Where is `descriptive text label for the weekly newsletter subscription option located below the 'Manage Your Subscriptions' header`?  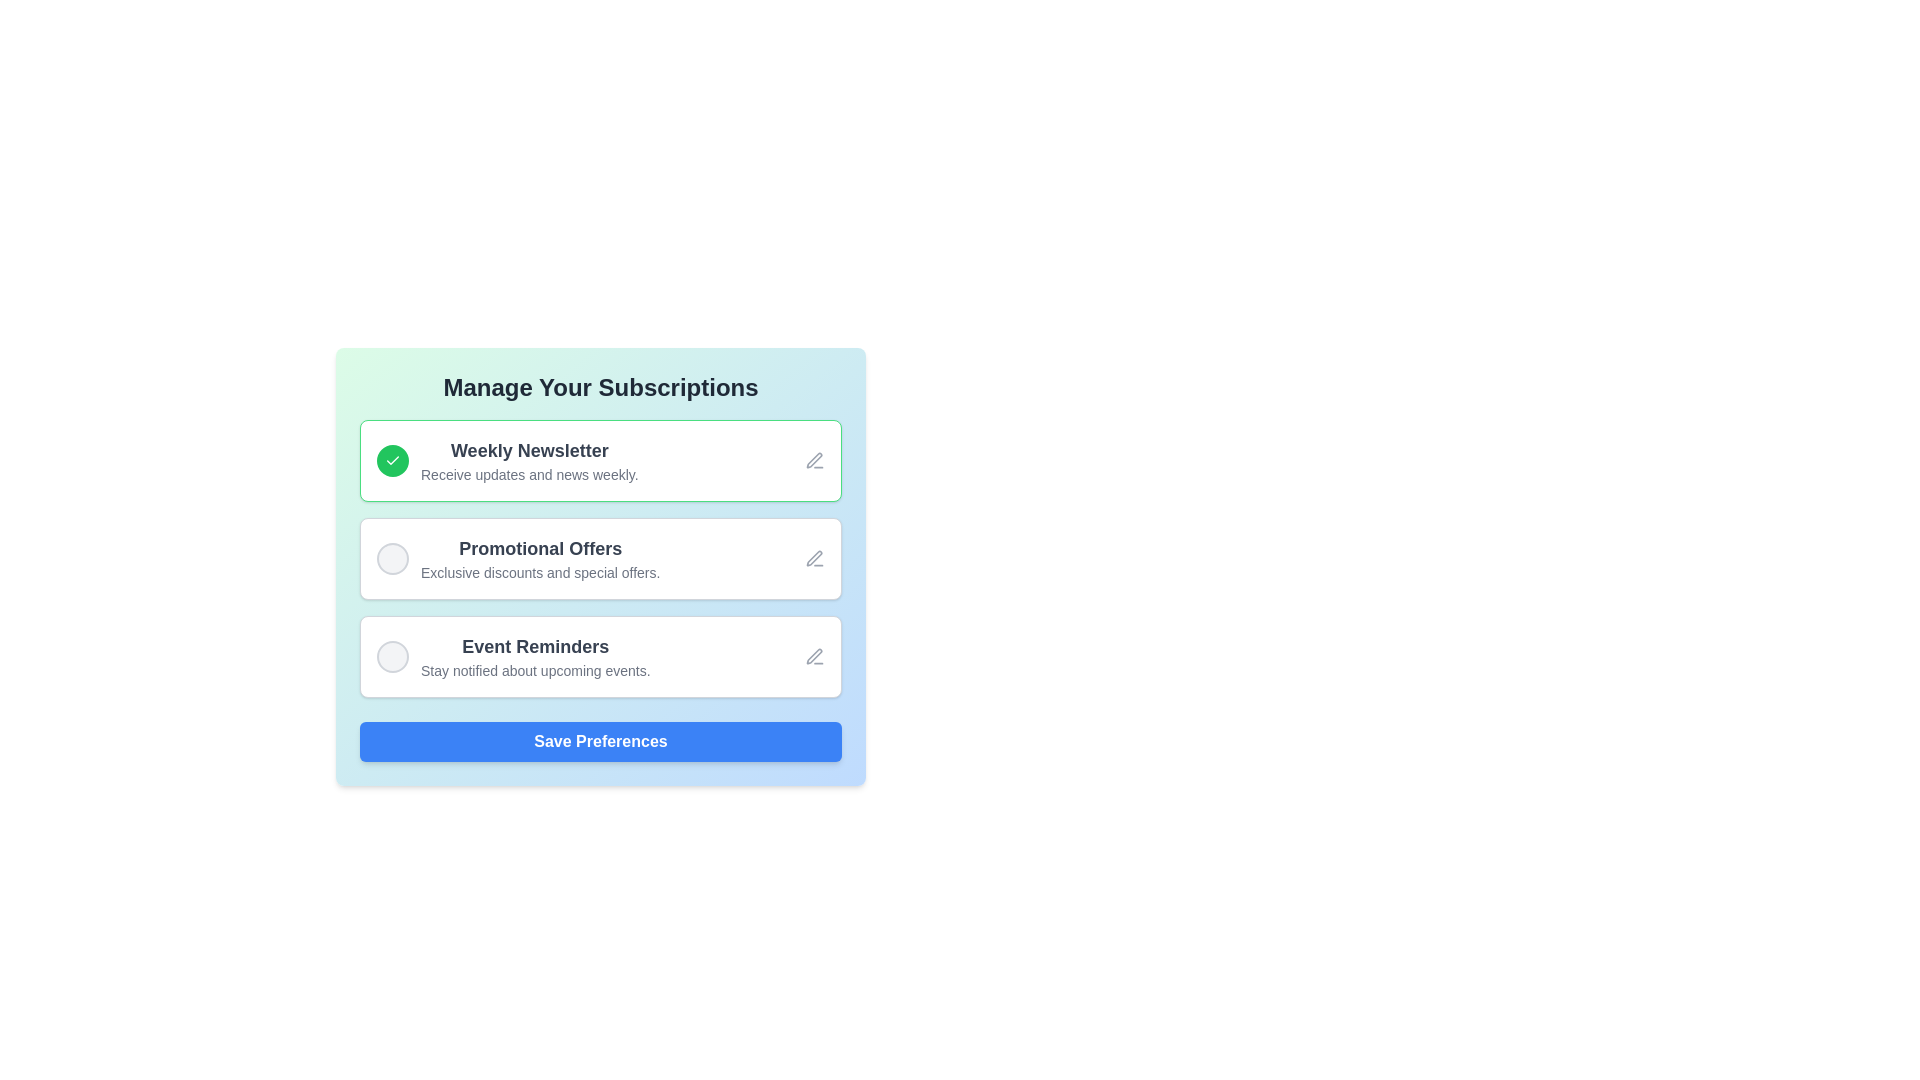 descriptive text label for the weekly newsletter subscription option located below the 'Manage Your Subscriptions' header is located at coordinates (529, 461).